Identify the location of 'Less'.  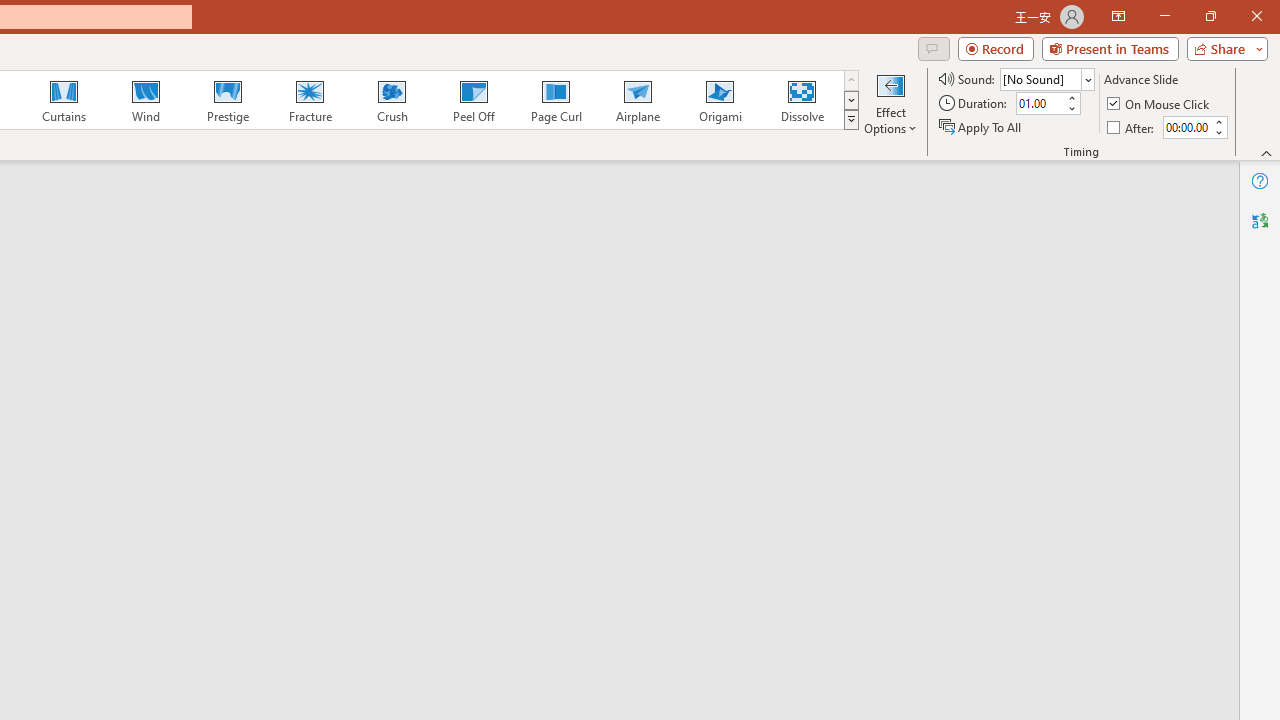
(1217, 132).